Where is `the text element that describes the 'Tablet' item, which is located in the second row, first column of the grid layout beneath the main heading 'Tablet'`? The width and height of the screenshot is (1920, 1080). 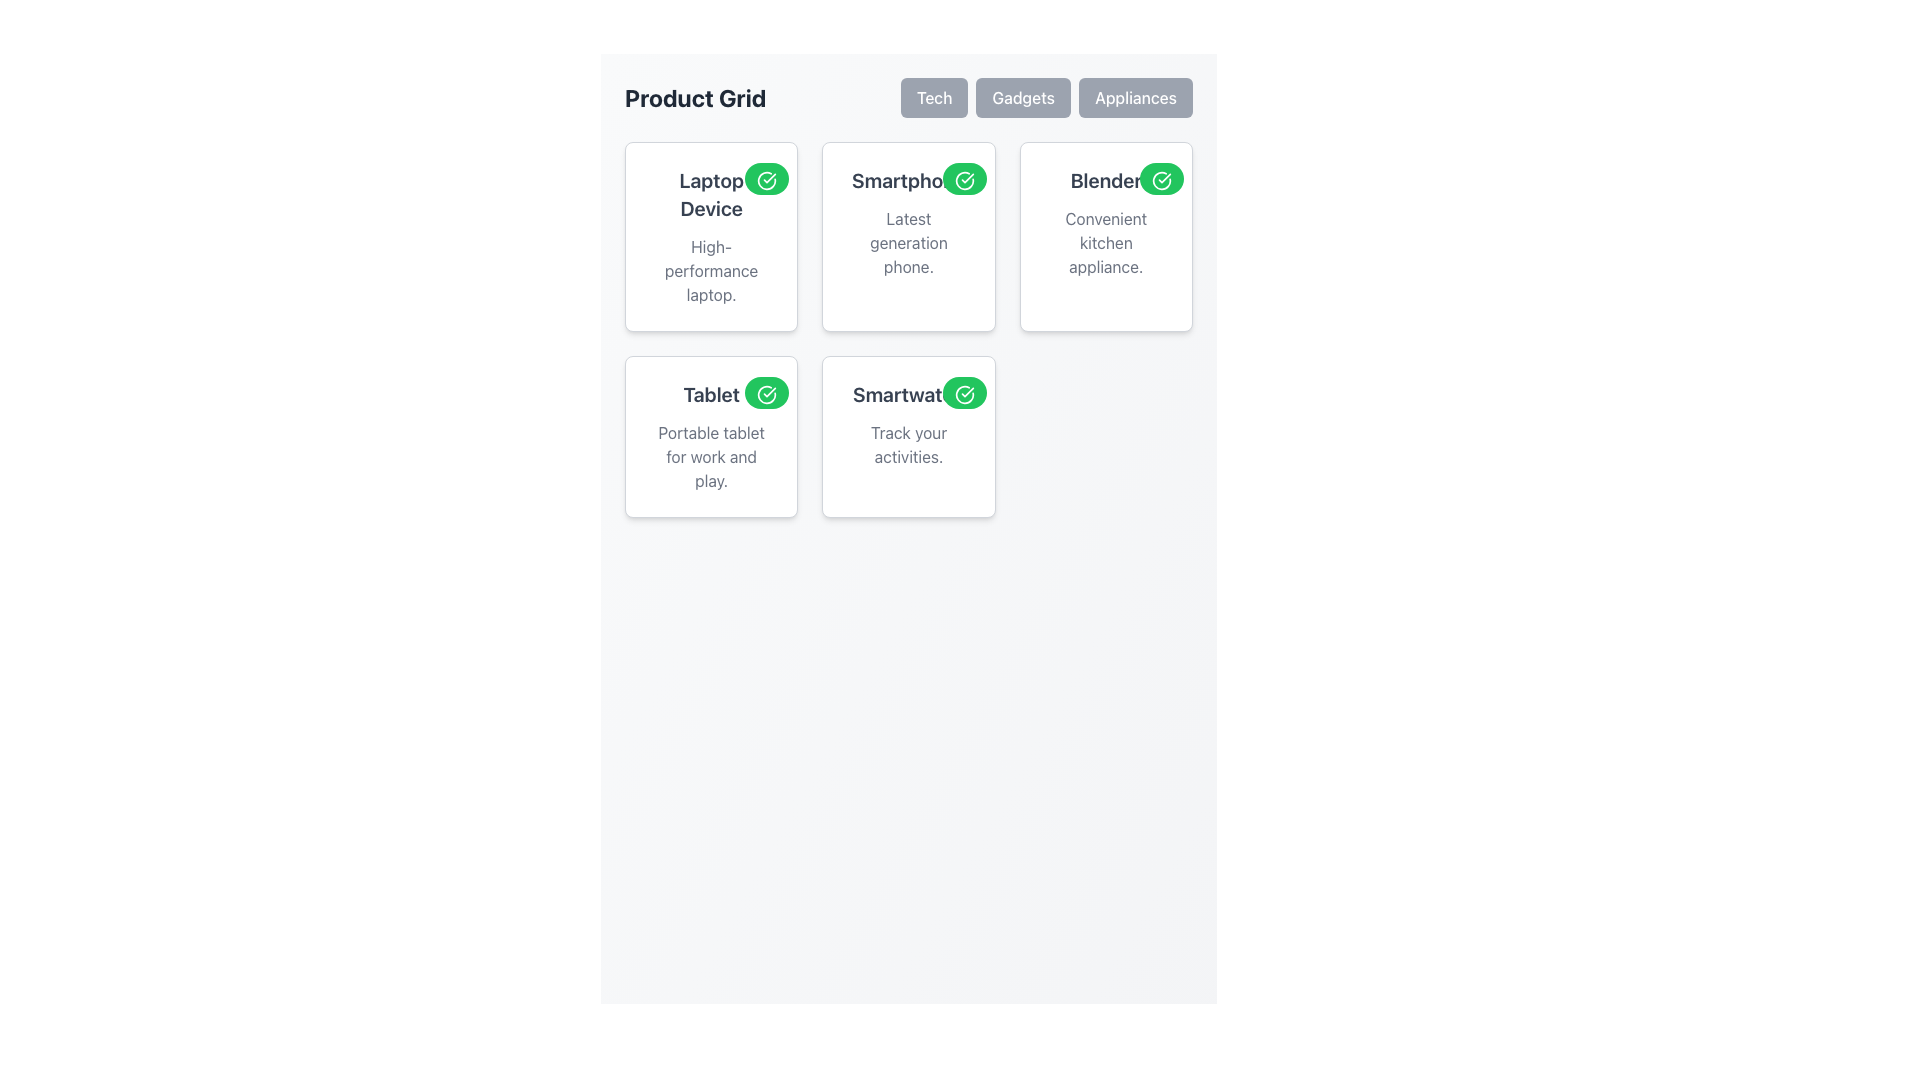
the text element that describes the 'Tablet' item, which is located in the second row, first column of the grid layout beneath the main heading 'Tablet' is located at coordinates (711, 456).